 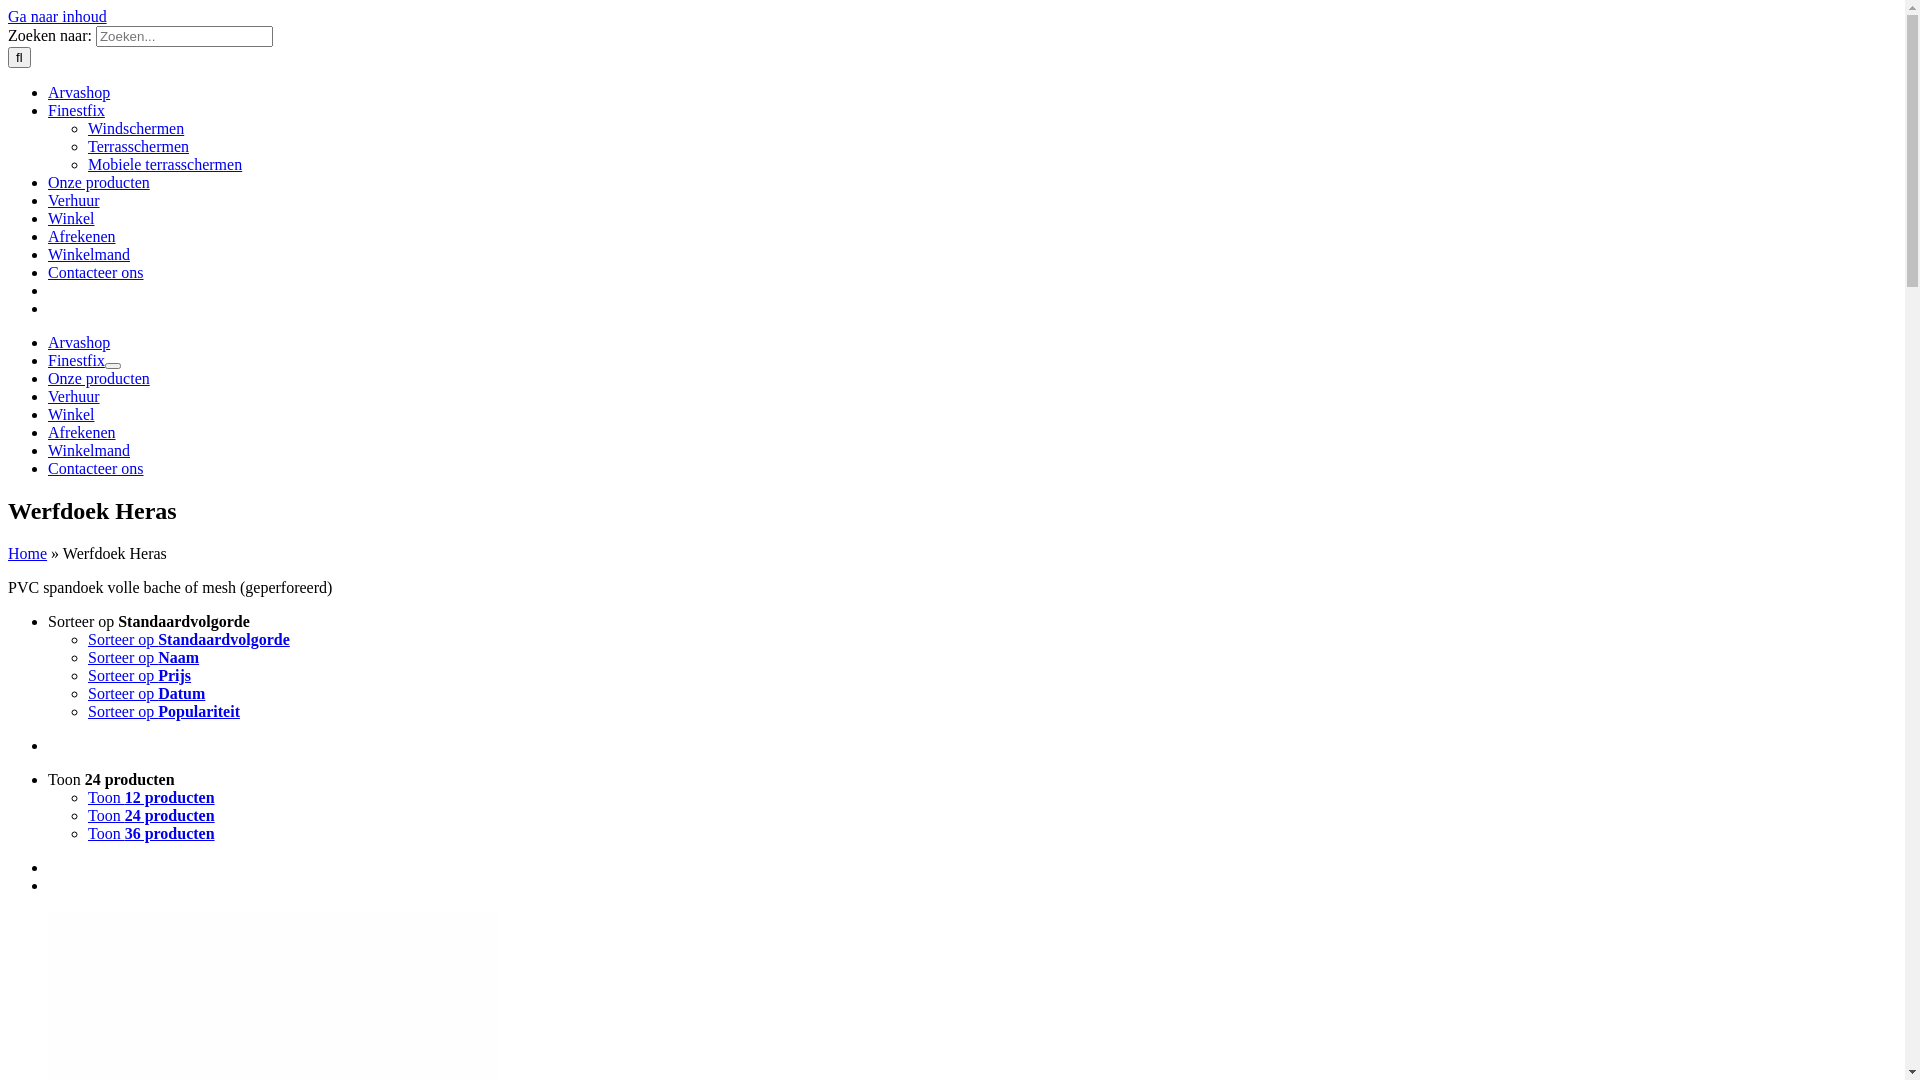 I want to click on 'Home', so click(x=27, y=553).